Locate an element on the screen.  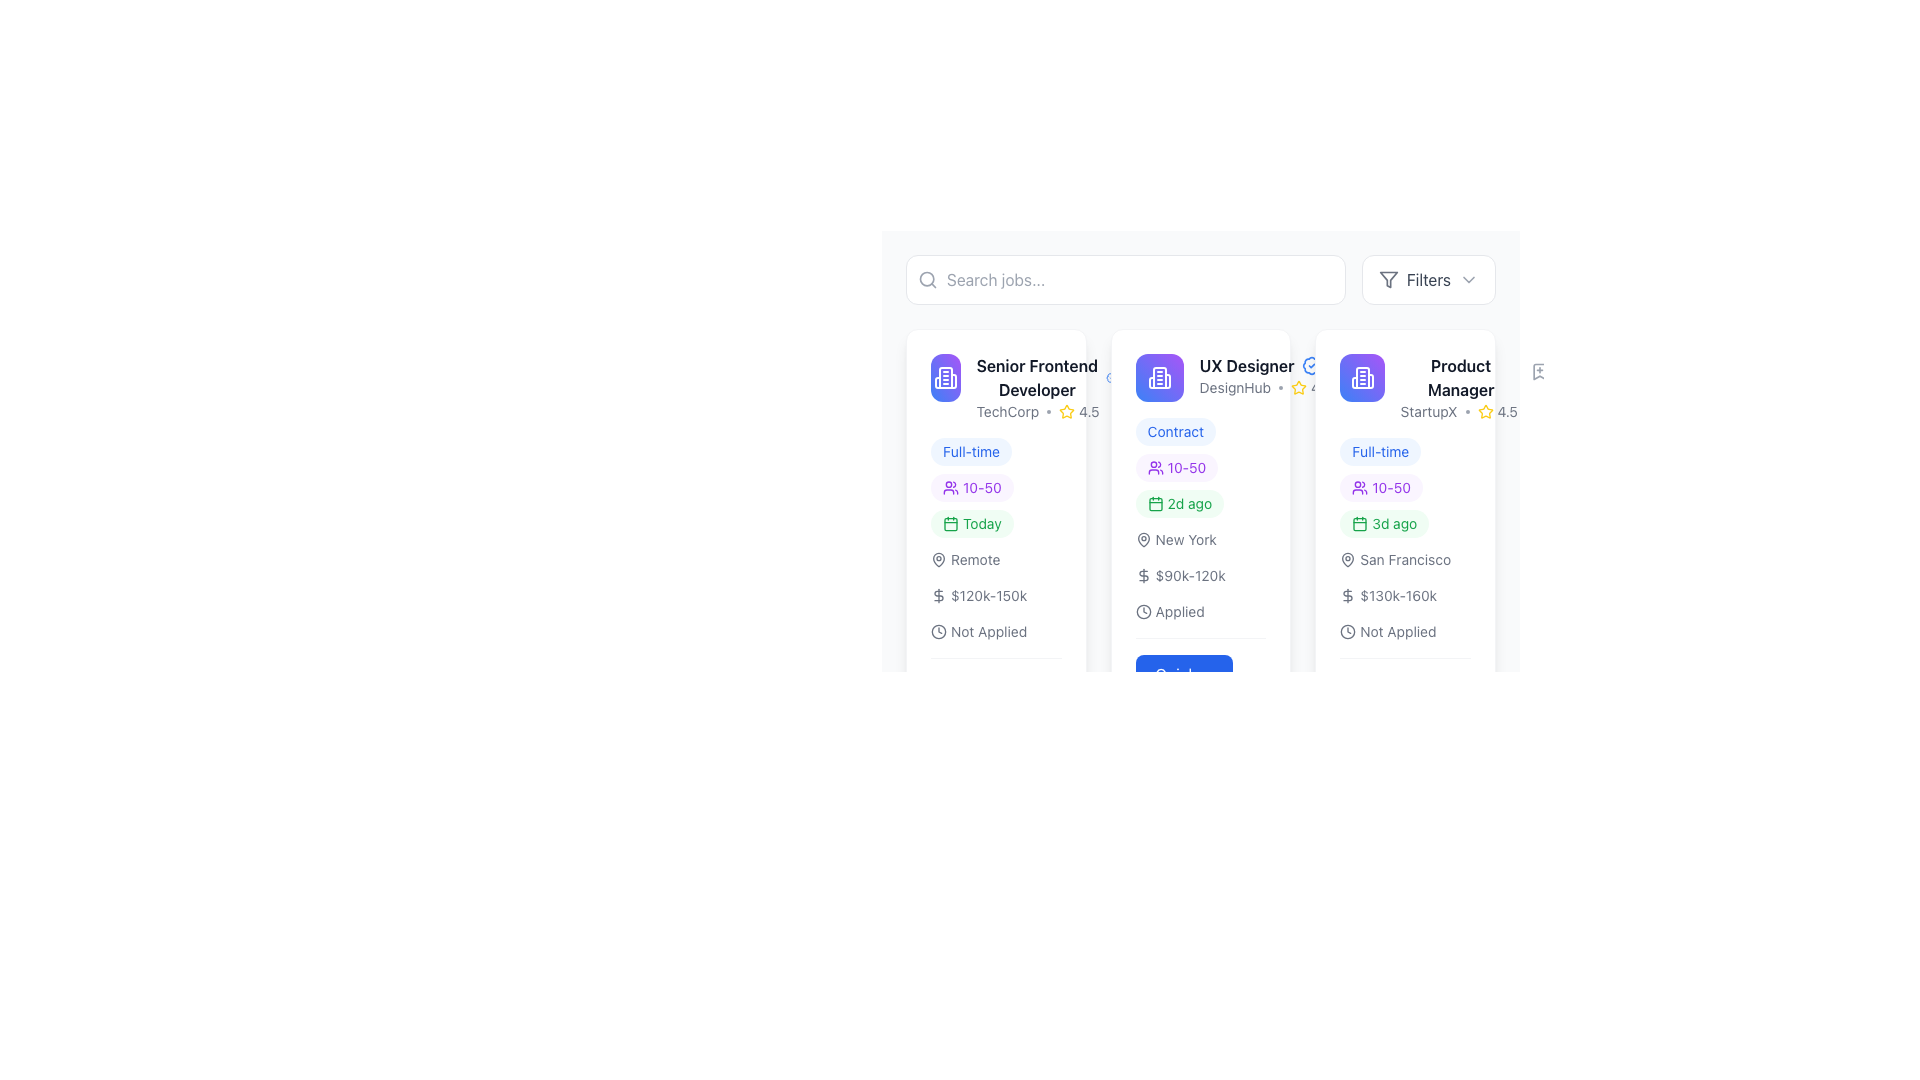
the top text display element that shows the position title and rating for a job posting, located on the right side of the job cards is located at coordinates (1461, 388).